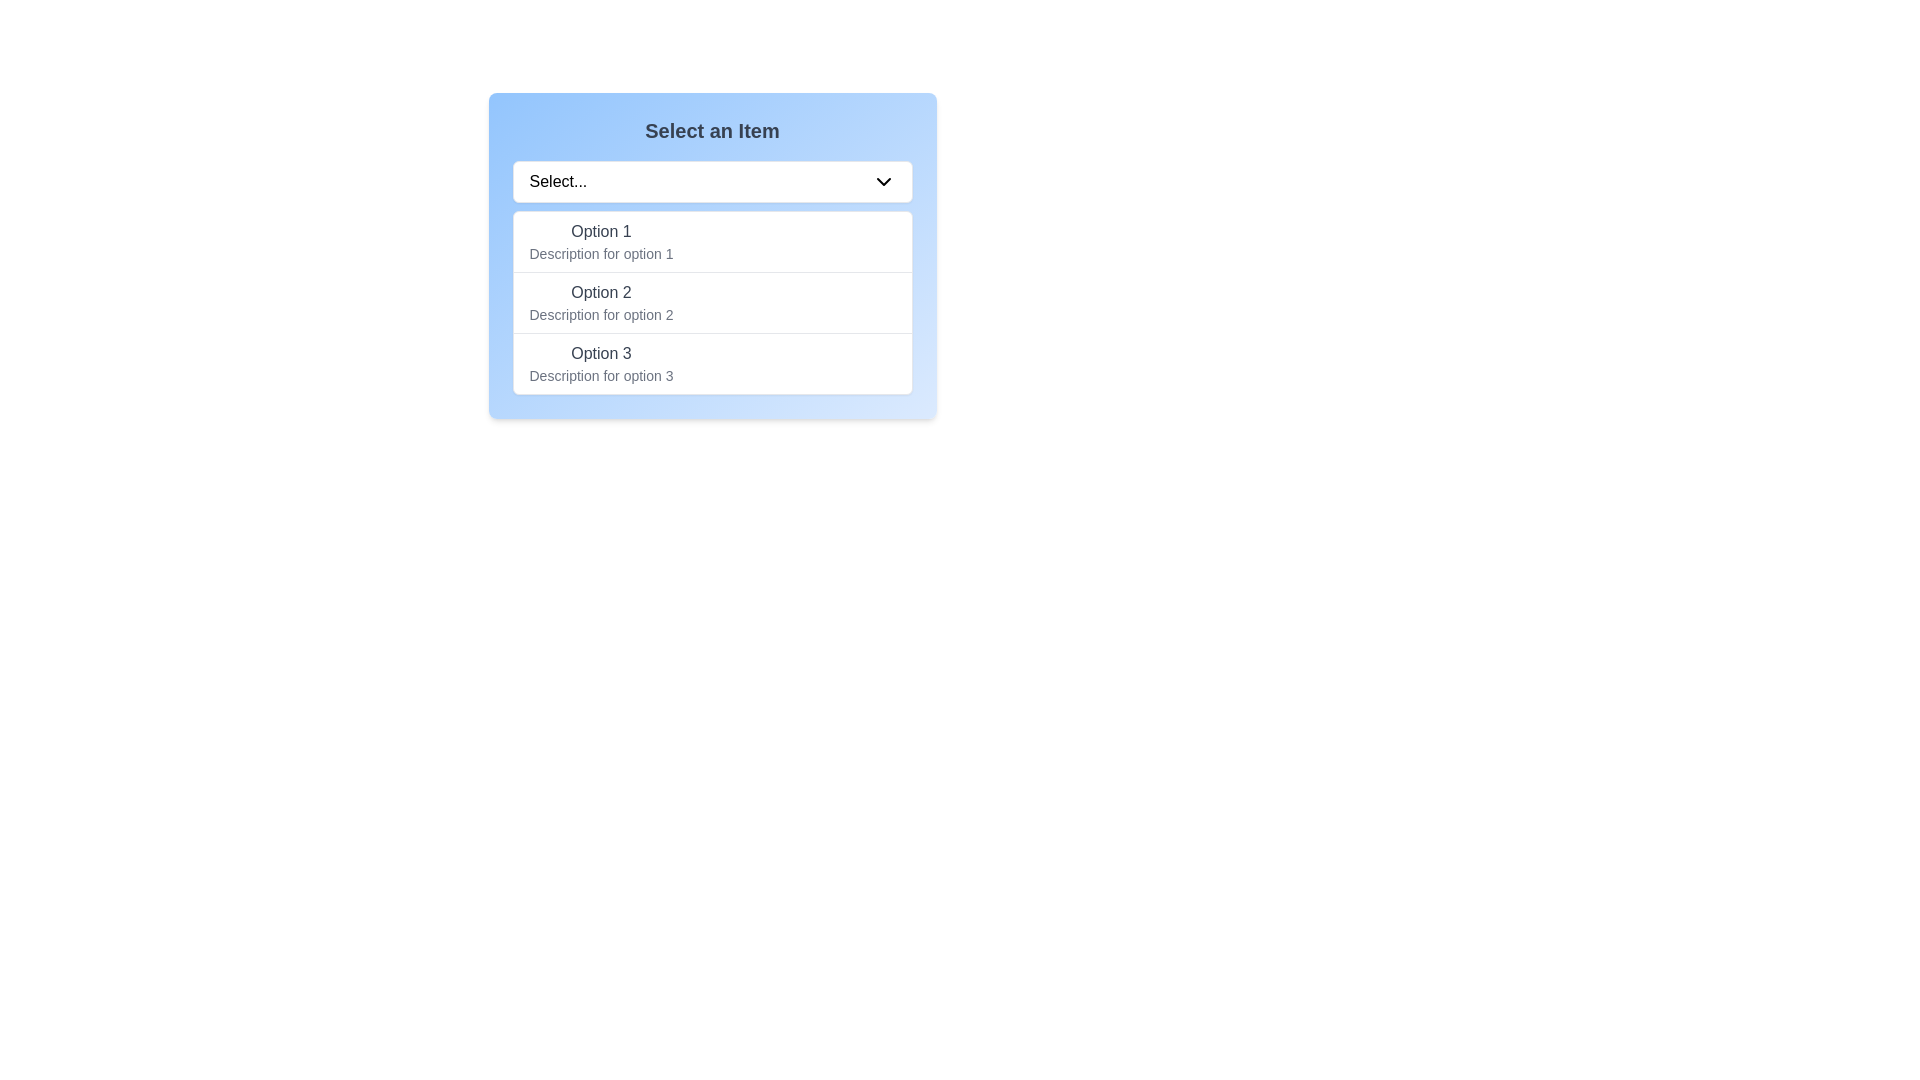 The image size is (1920, 1080). What do you see at coordinates (712, 363) in the screenshot?
I see `to select the dropdown menu option labeled 'Option 3', which is the last item in a vertical list with a hover effect that changes the background color to blue` at bounding box center [712, 363].